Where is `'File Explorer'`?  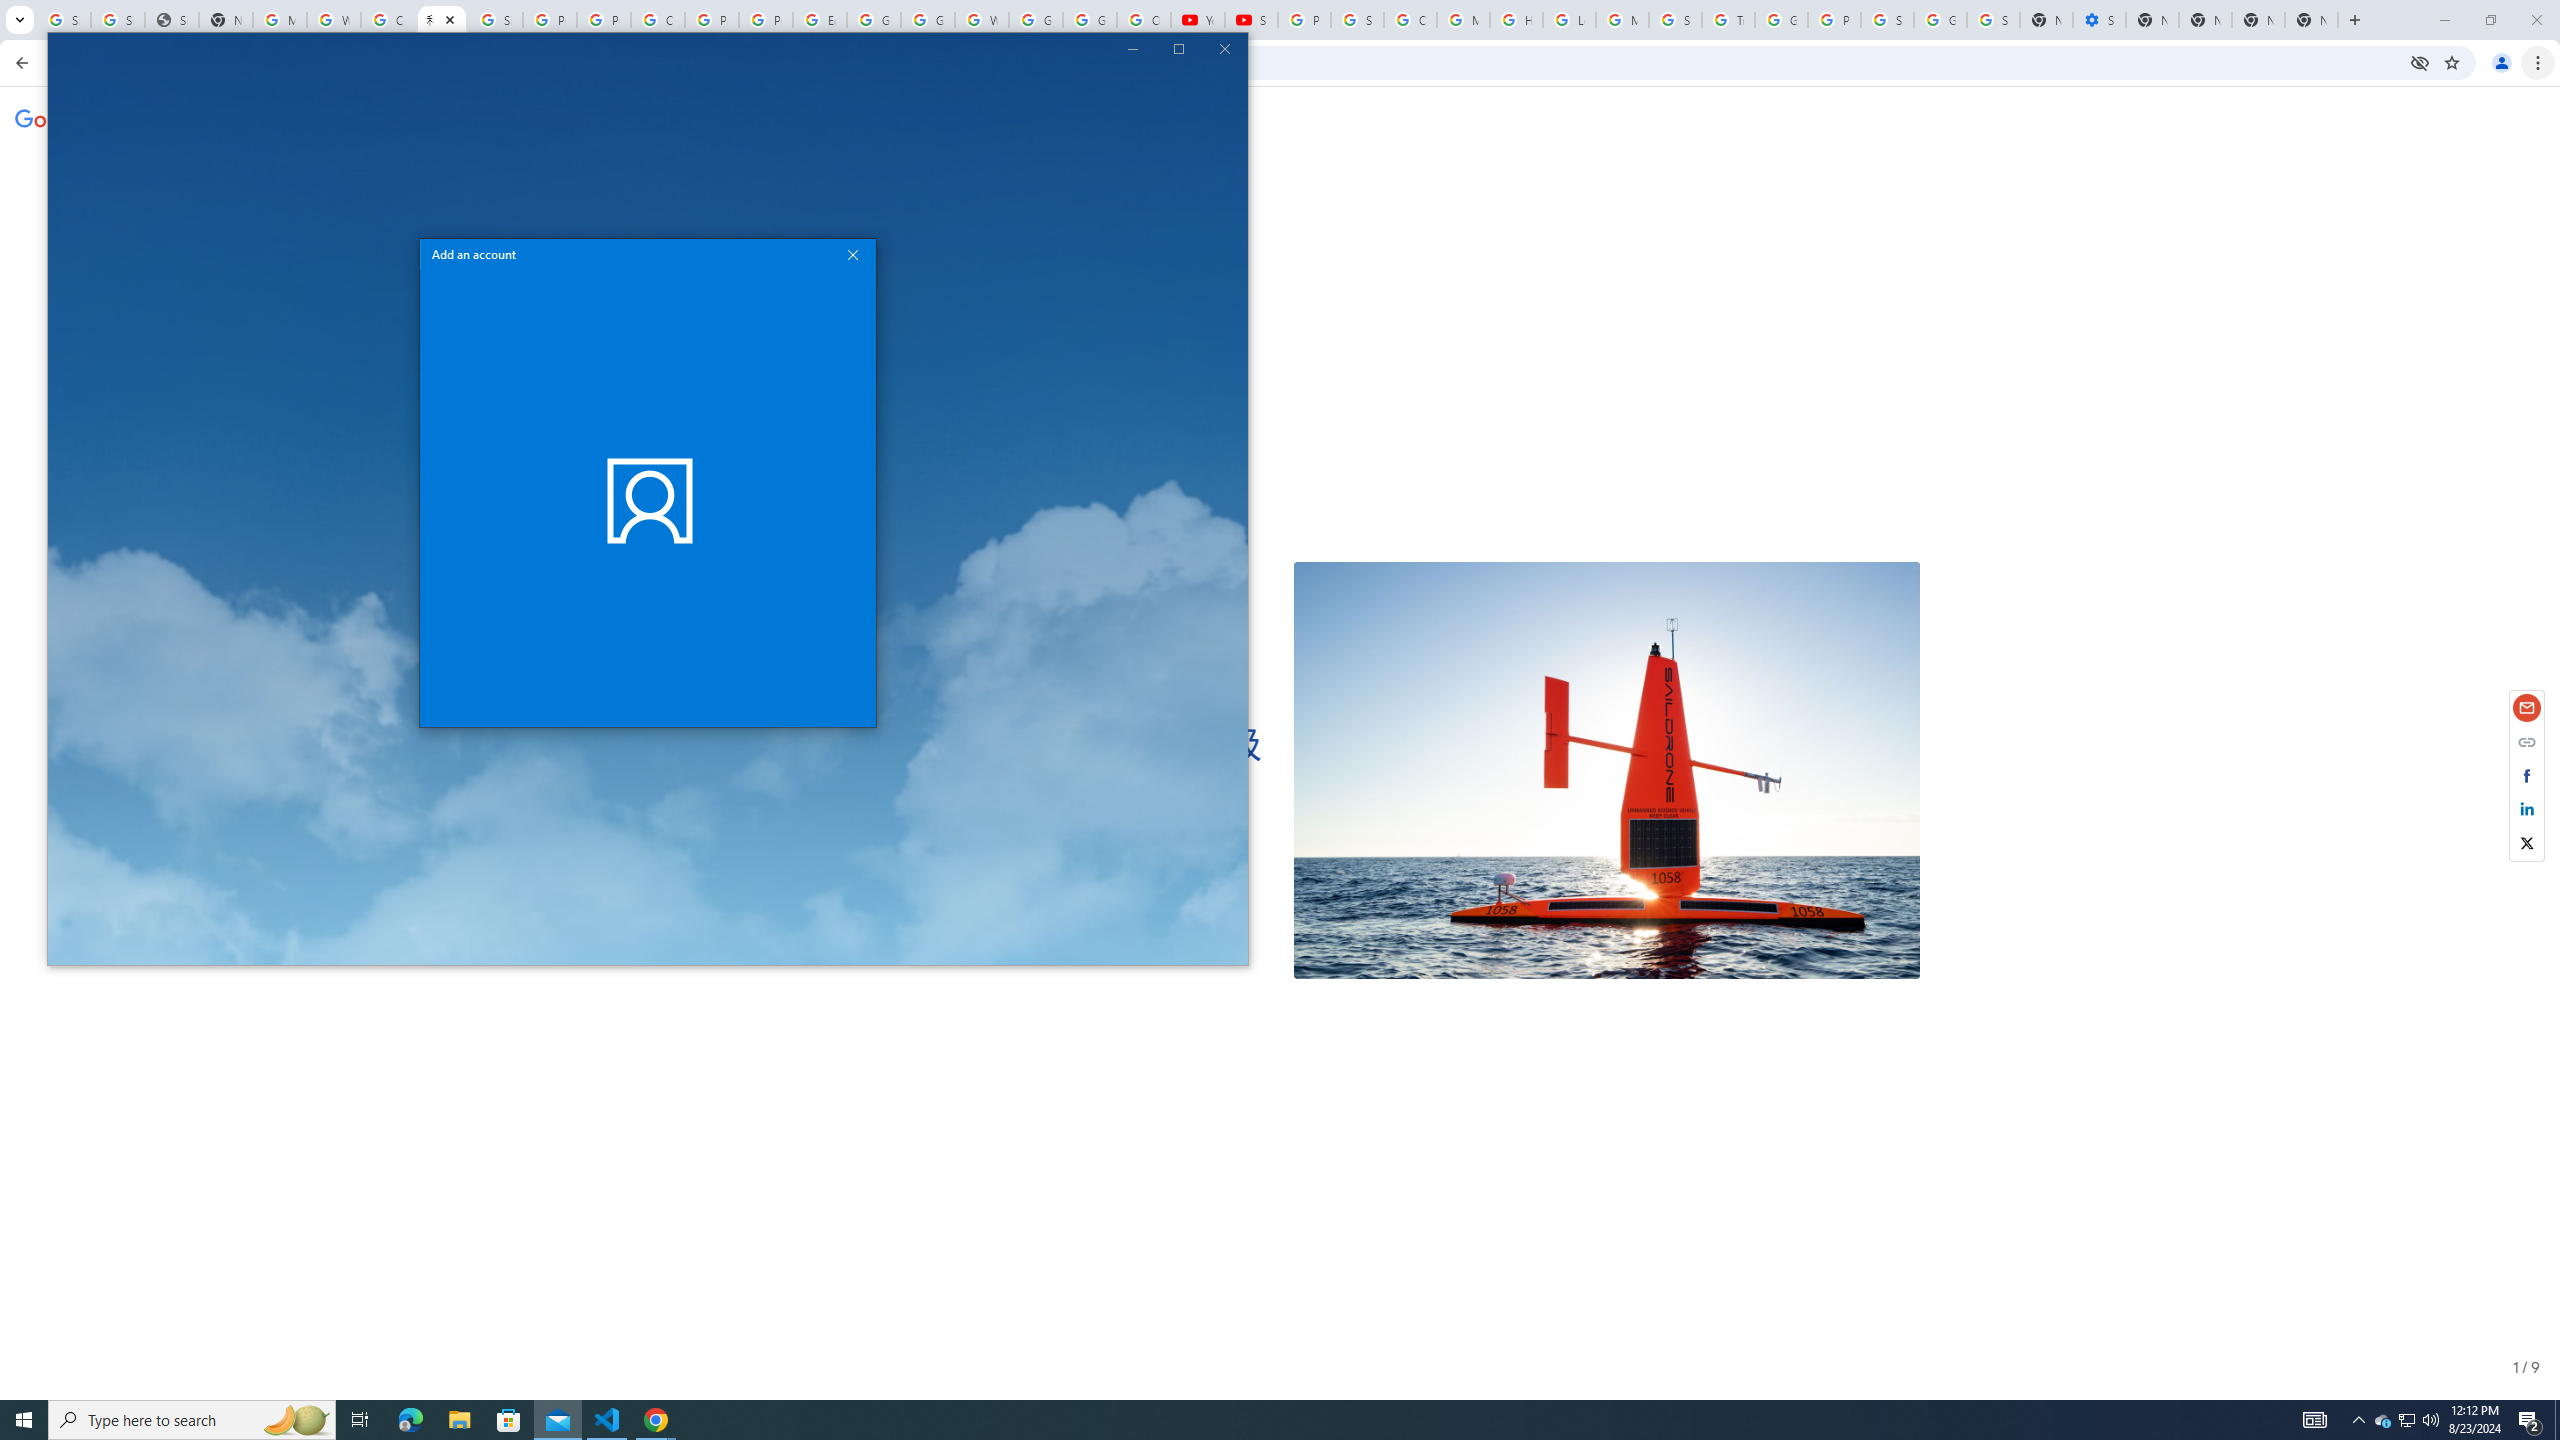
'File Explorer' is located at coordinates (509, 1418).